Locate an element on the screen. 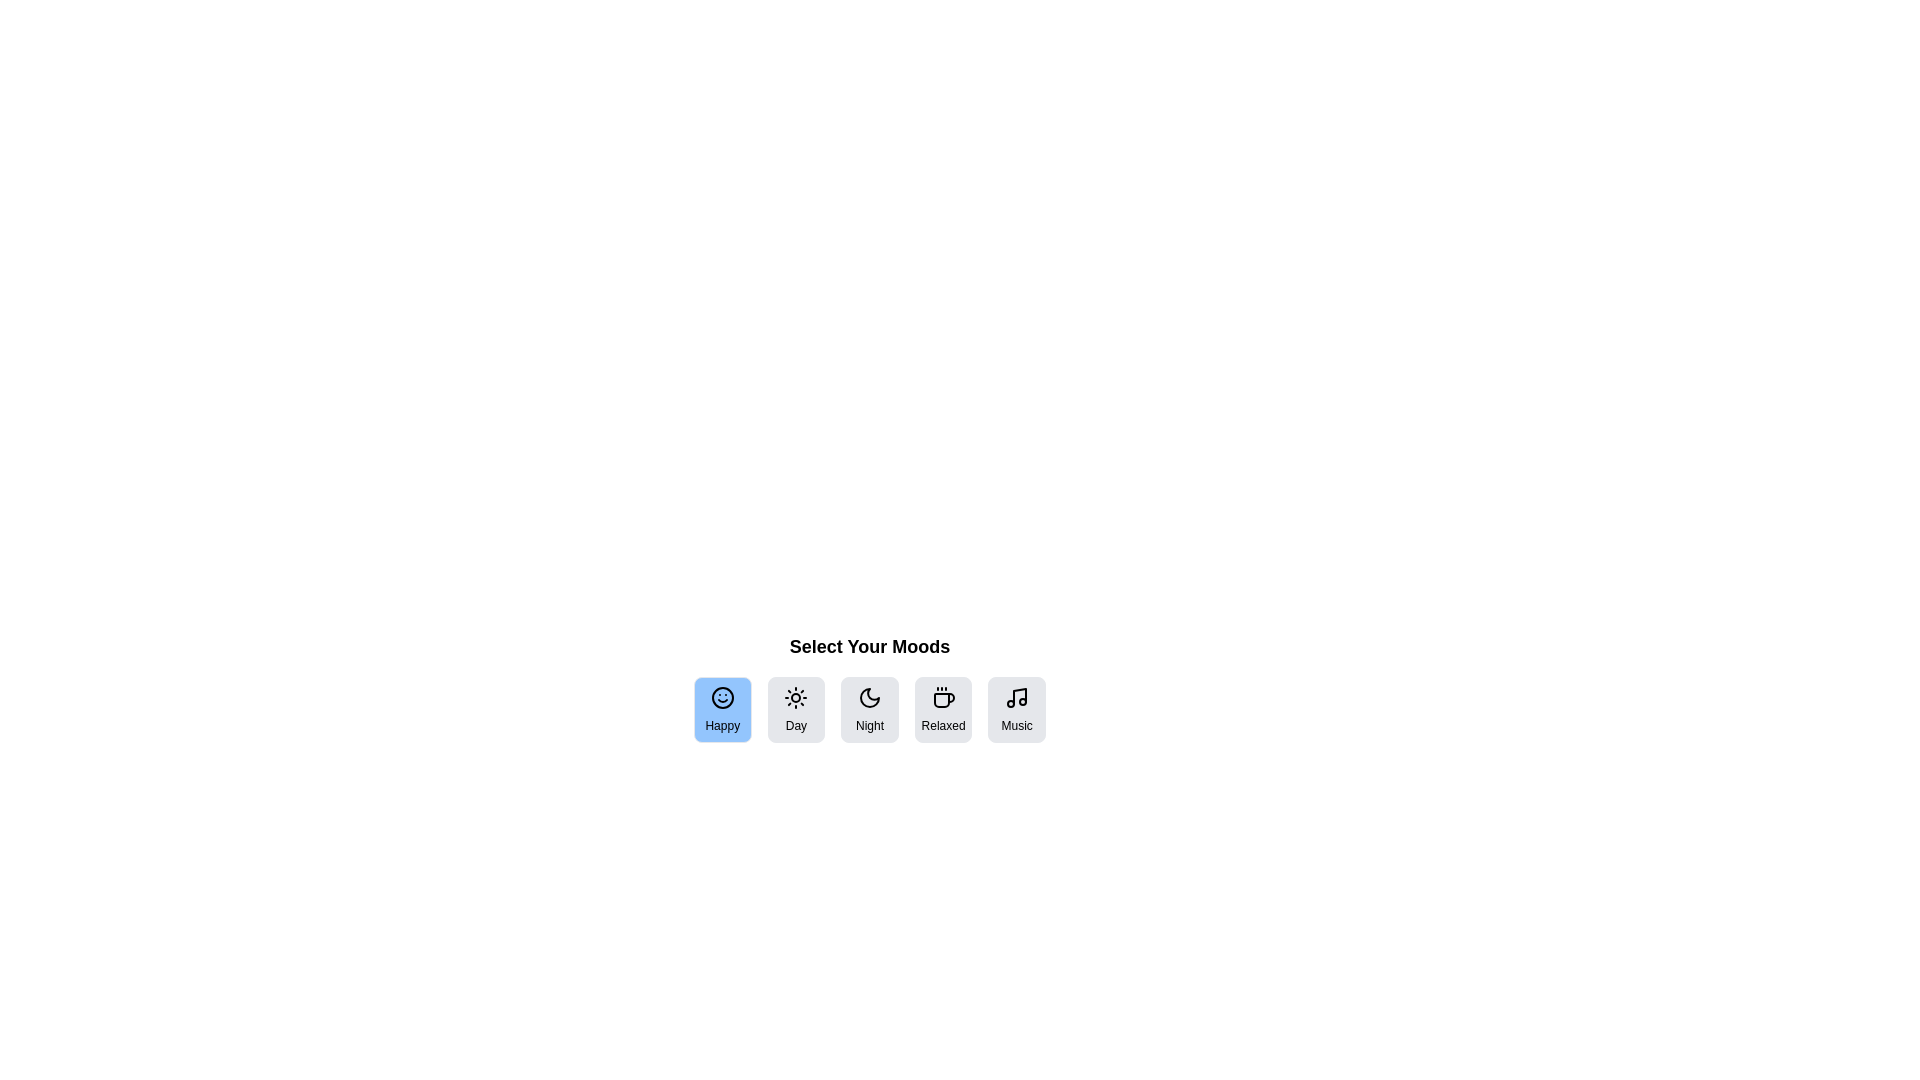 The height and width of the screenshot is (1080, 1920). the static text element that reads 'Night', which is styled in a small font and is part of a button-like component with a light gray background, located centrally below a night-themed icon is located at coordinates (869, 725).